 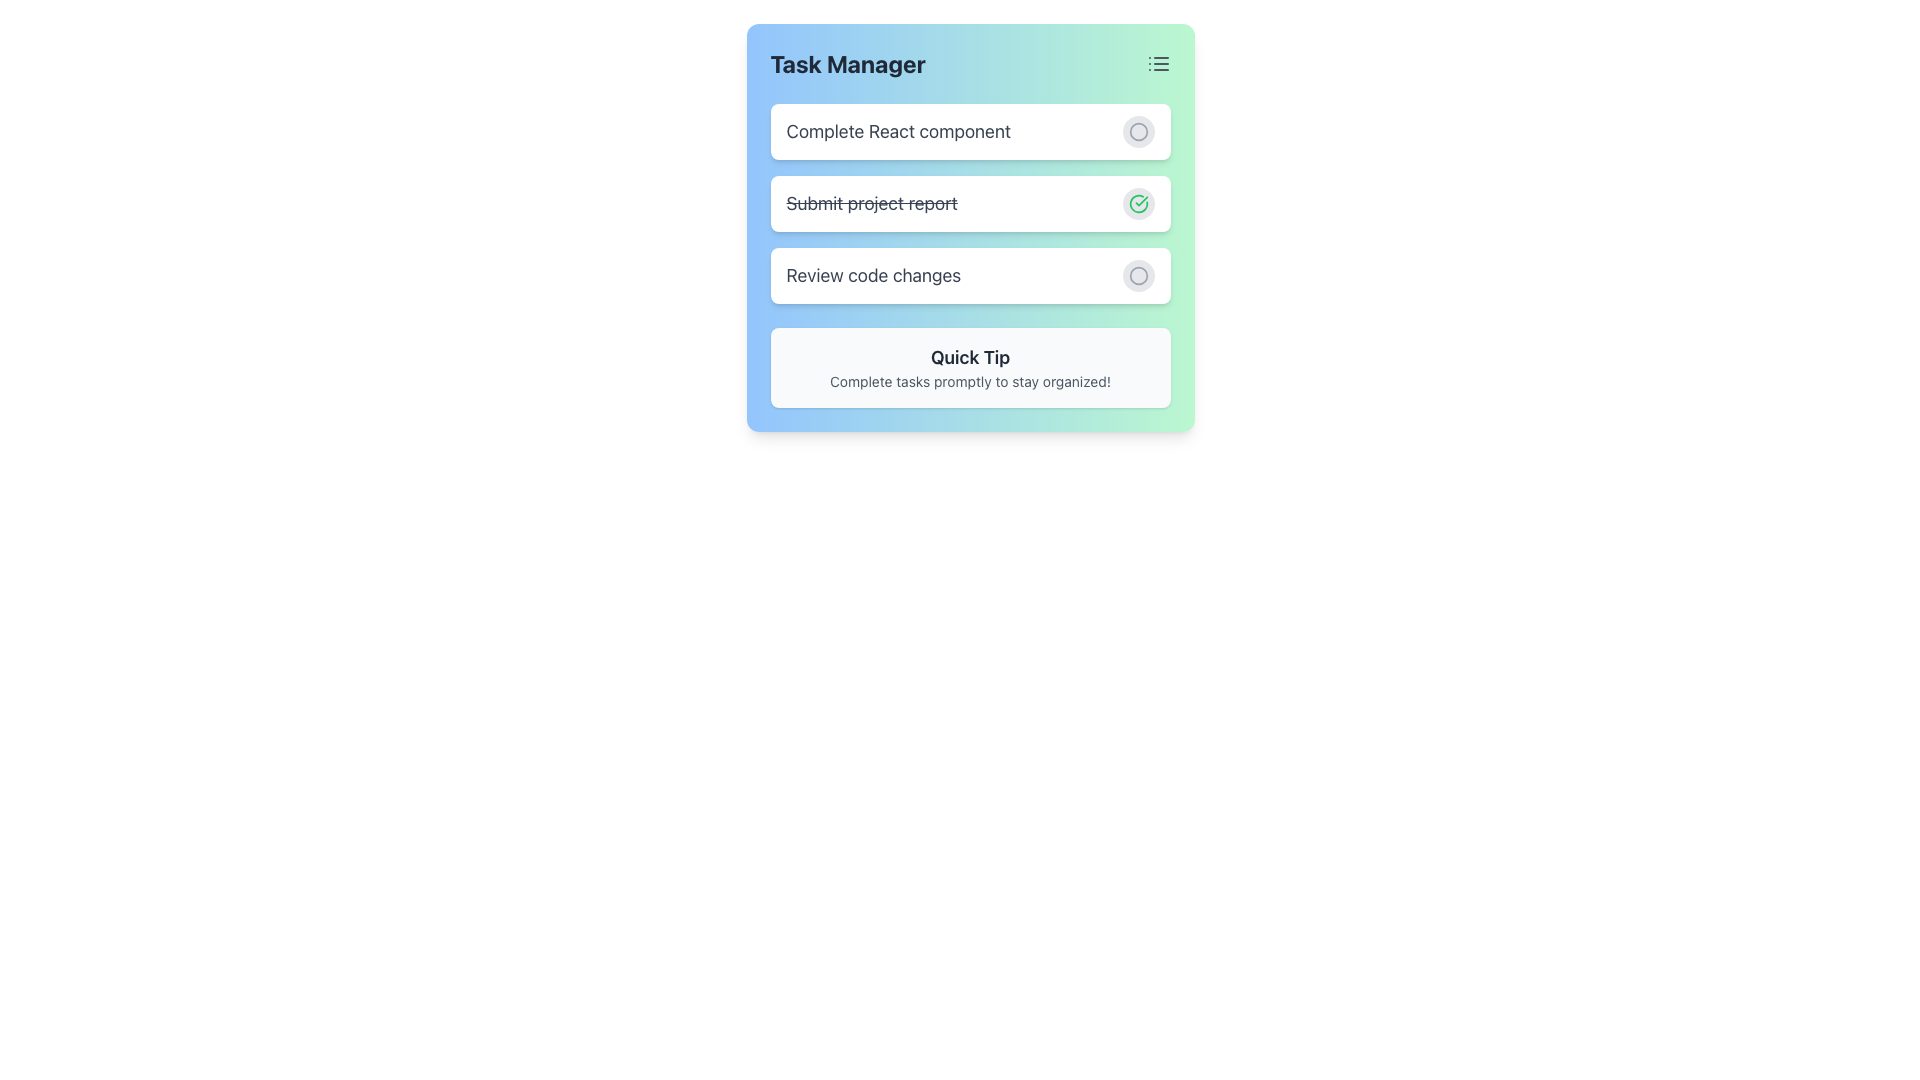 I want to click on the static text displaying 'Complete tasks promptly to stay organized!' located inside the 'Quick Tip' panel, which is below the 'Quick Tip' heading, so click(x=970, y=381).